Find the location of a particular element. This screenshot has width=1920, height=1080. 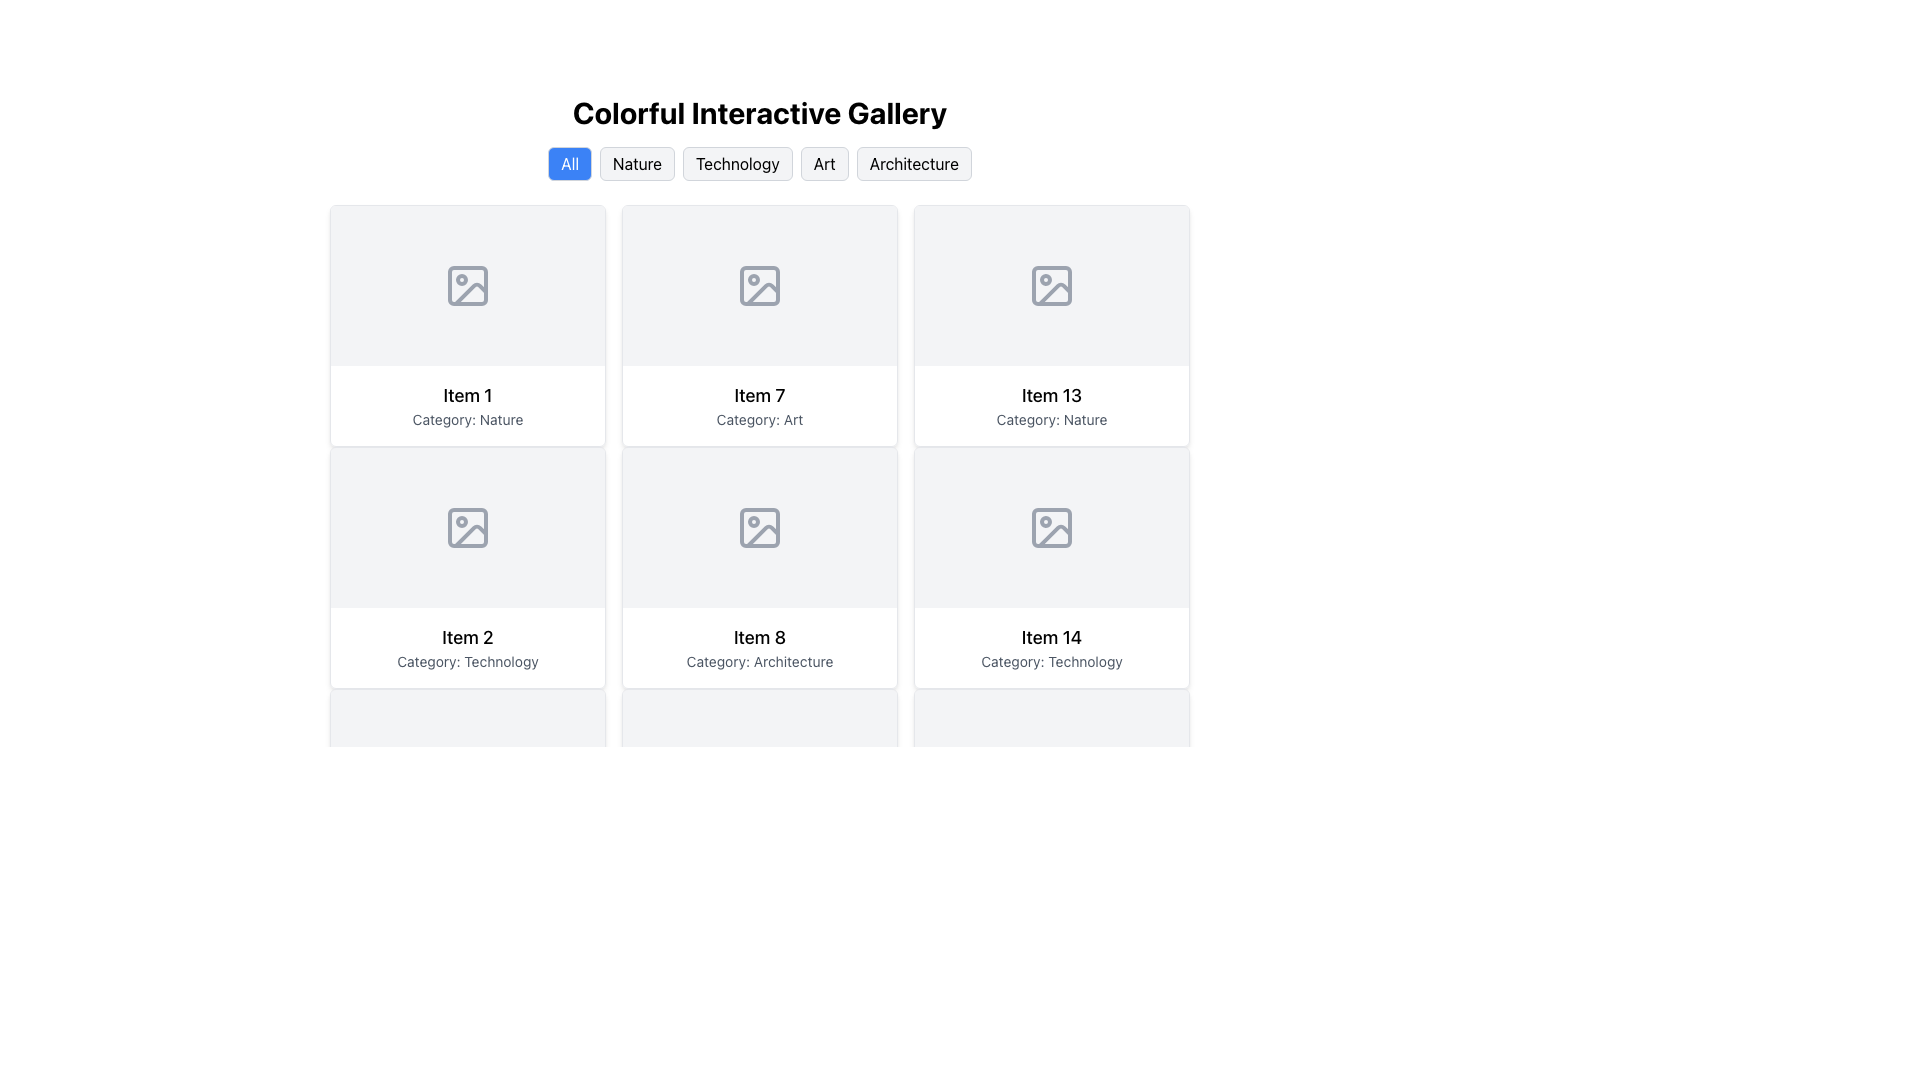

the card UI component representing 'Item 2' in the Technology category to interact with it is located at coordinates (466, 567).